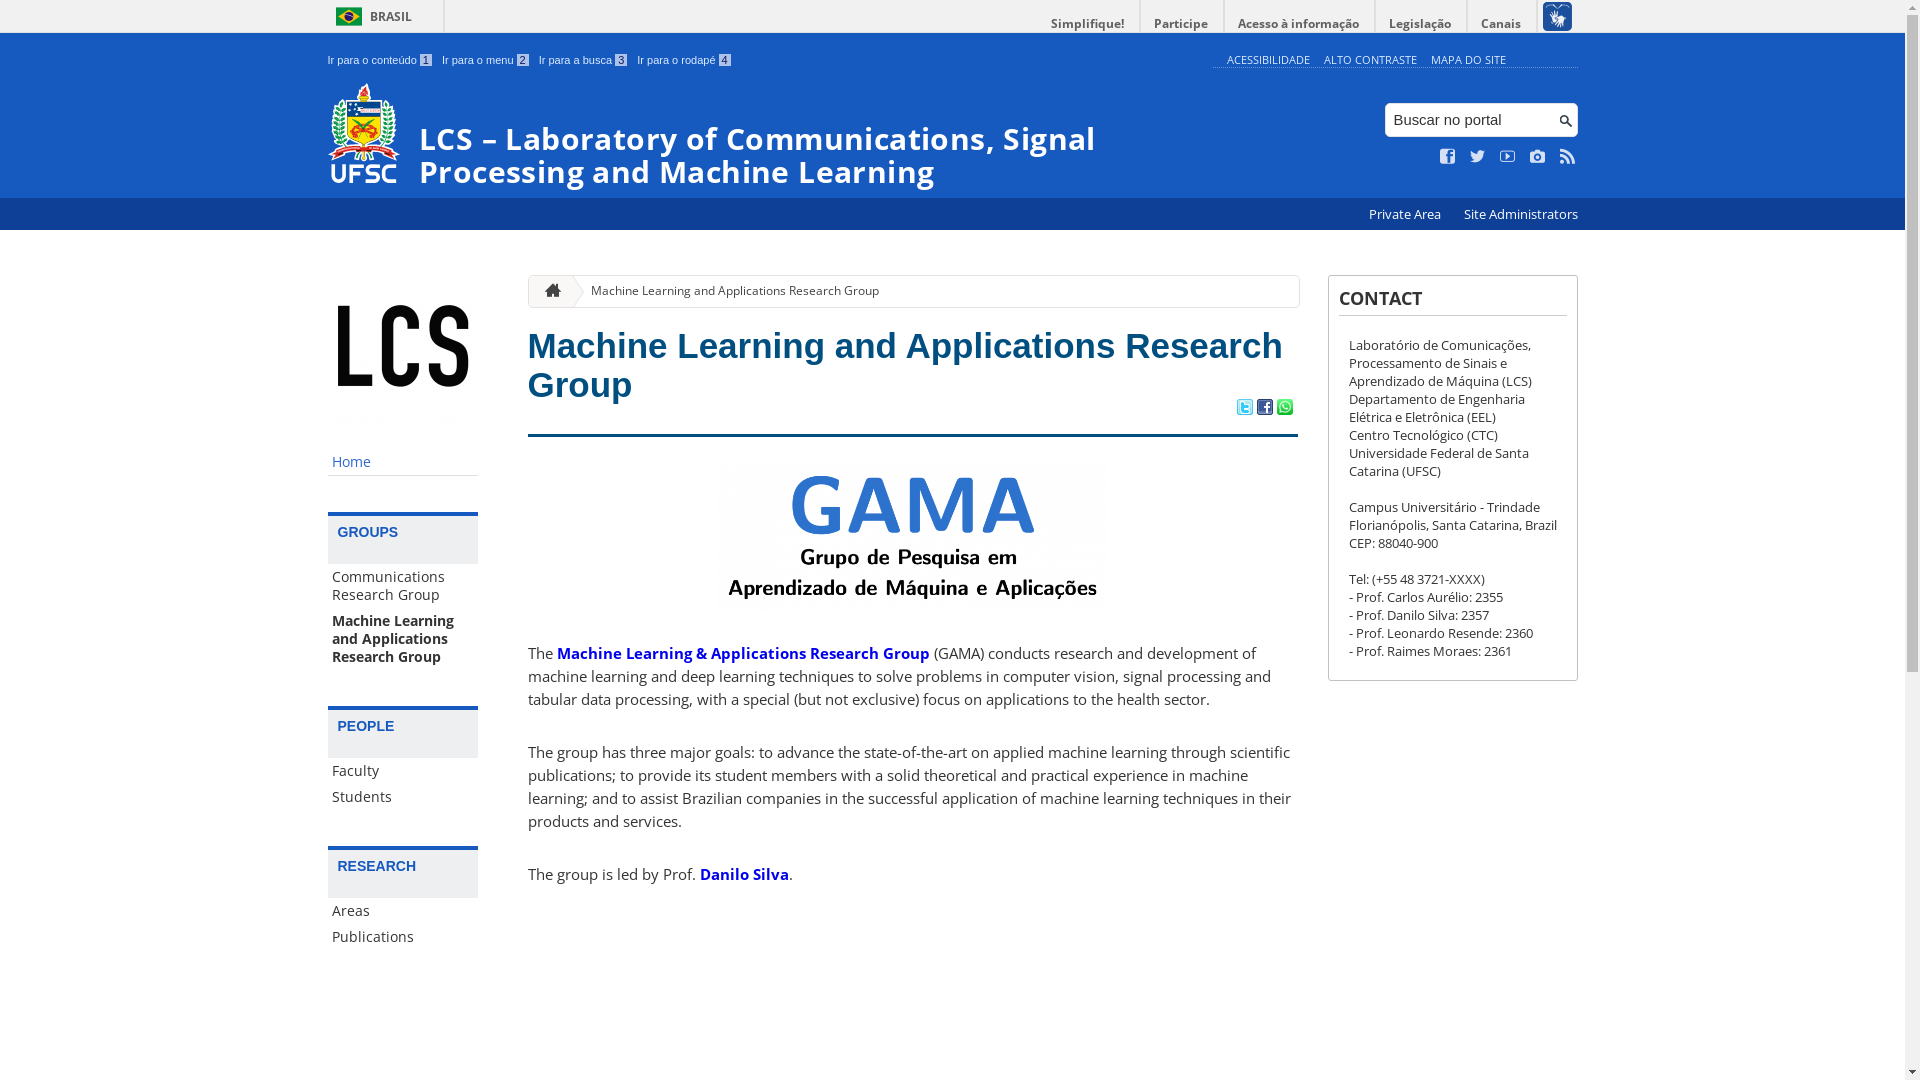  I want to click on 'Ir para o menu 2', so click(485, 59).